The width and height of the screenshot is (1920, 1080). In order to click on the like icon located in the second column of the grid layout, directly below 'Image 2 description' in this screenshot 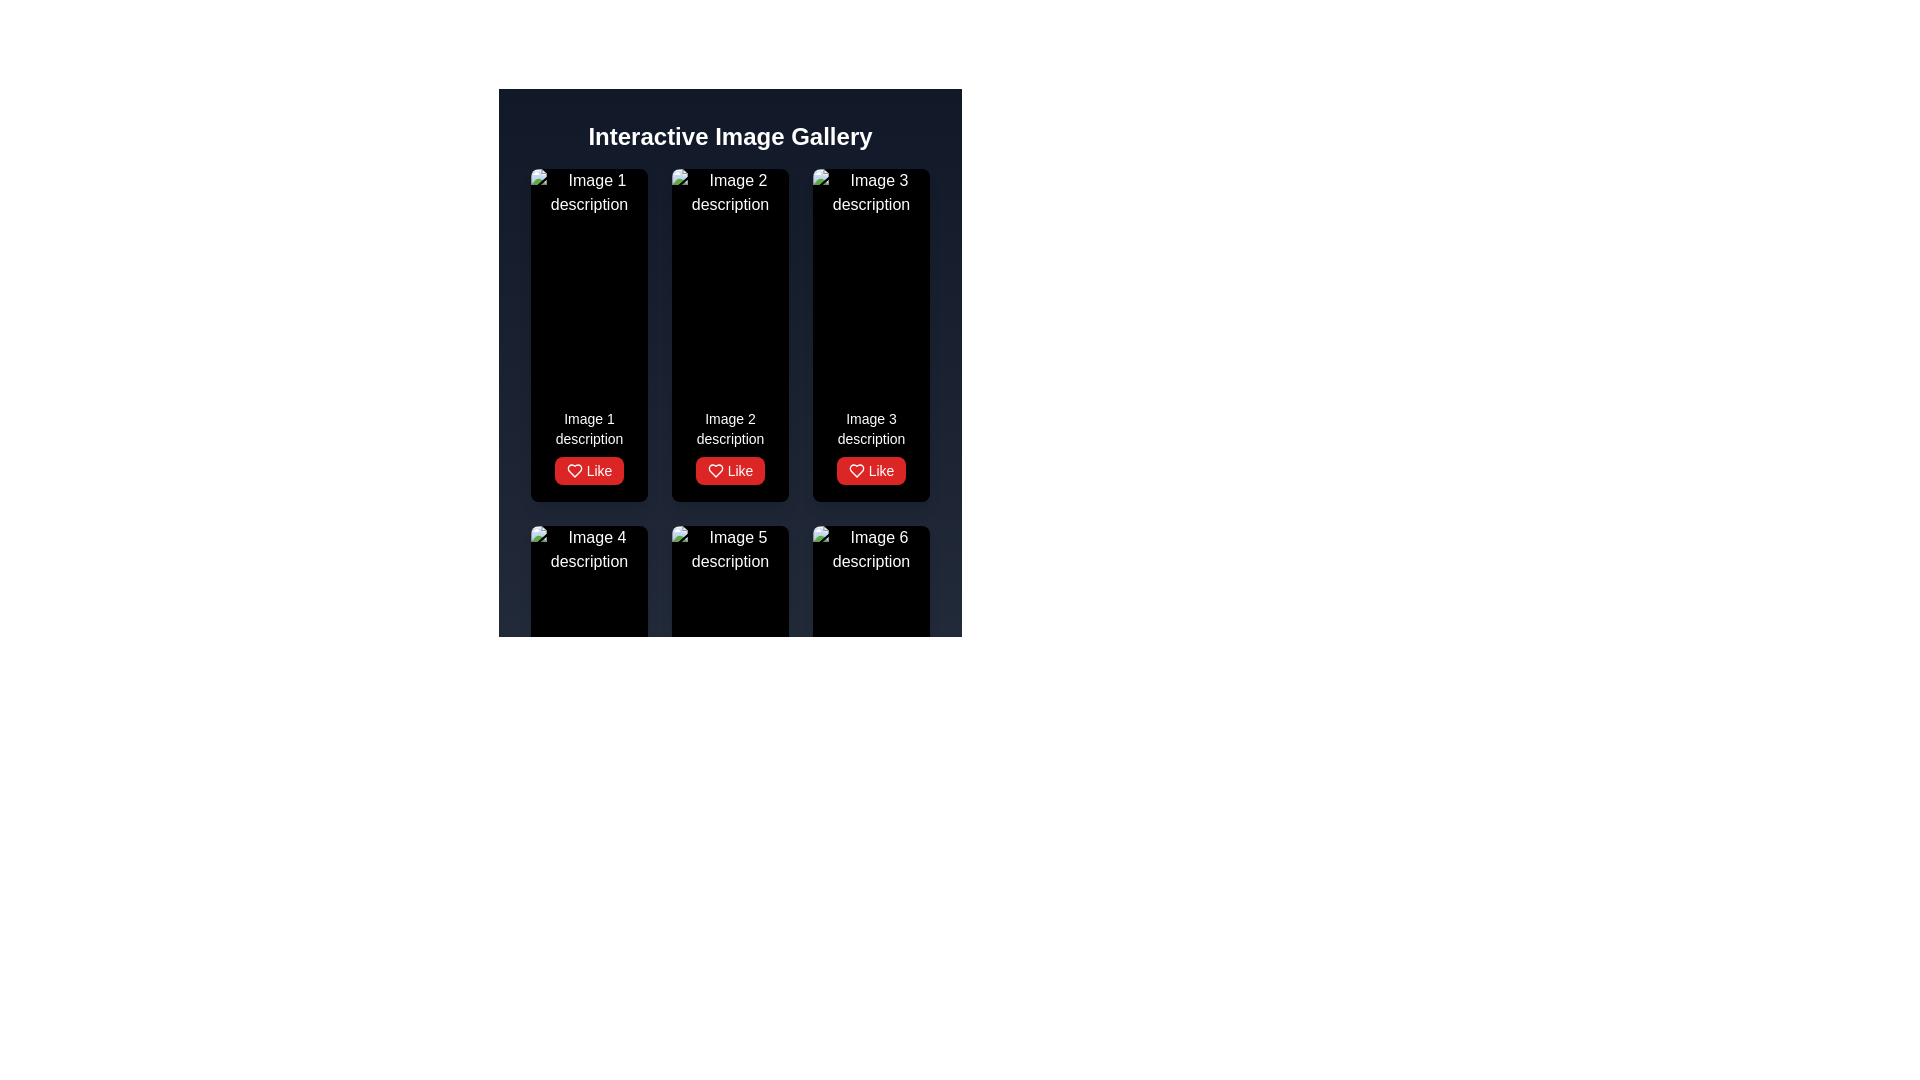, I will do `click(856, 470)`.